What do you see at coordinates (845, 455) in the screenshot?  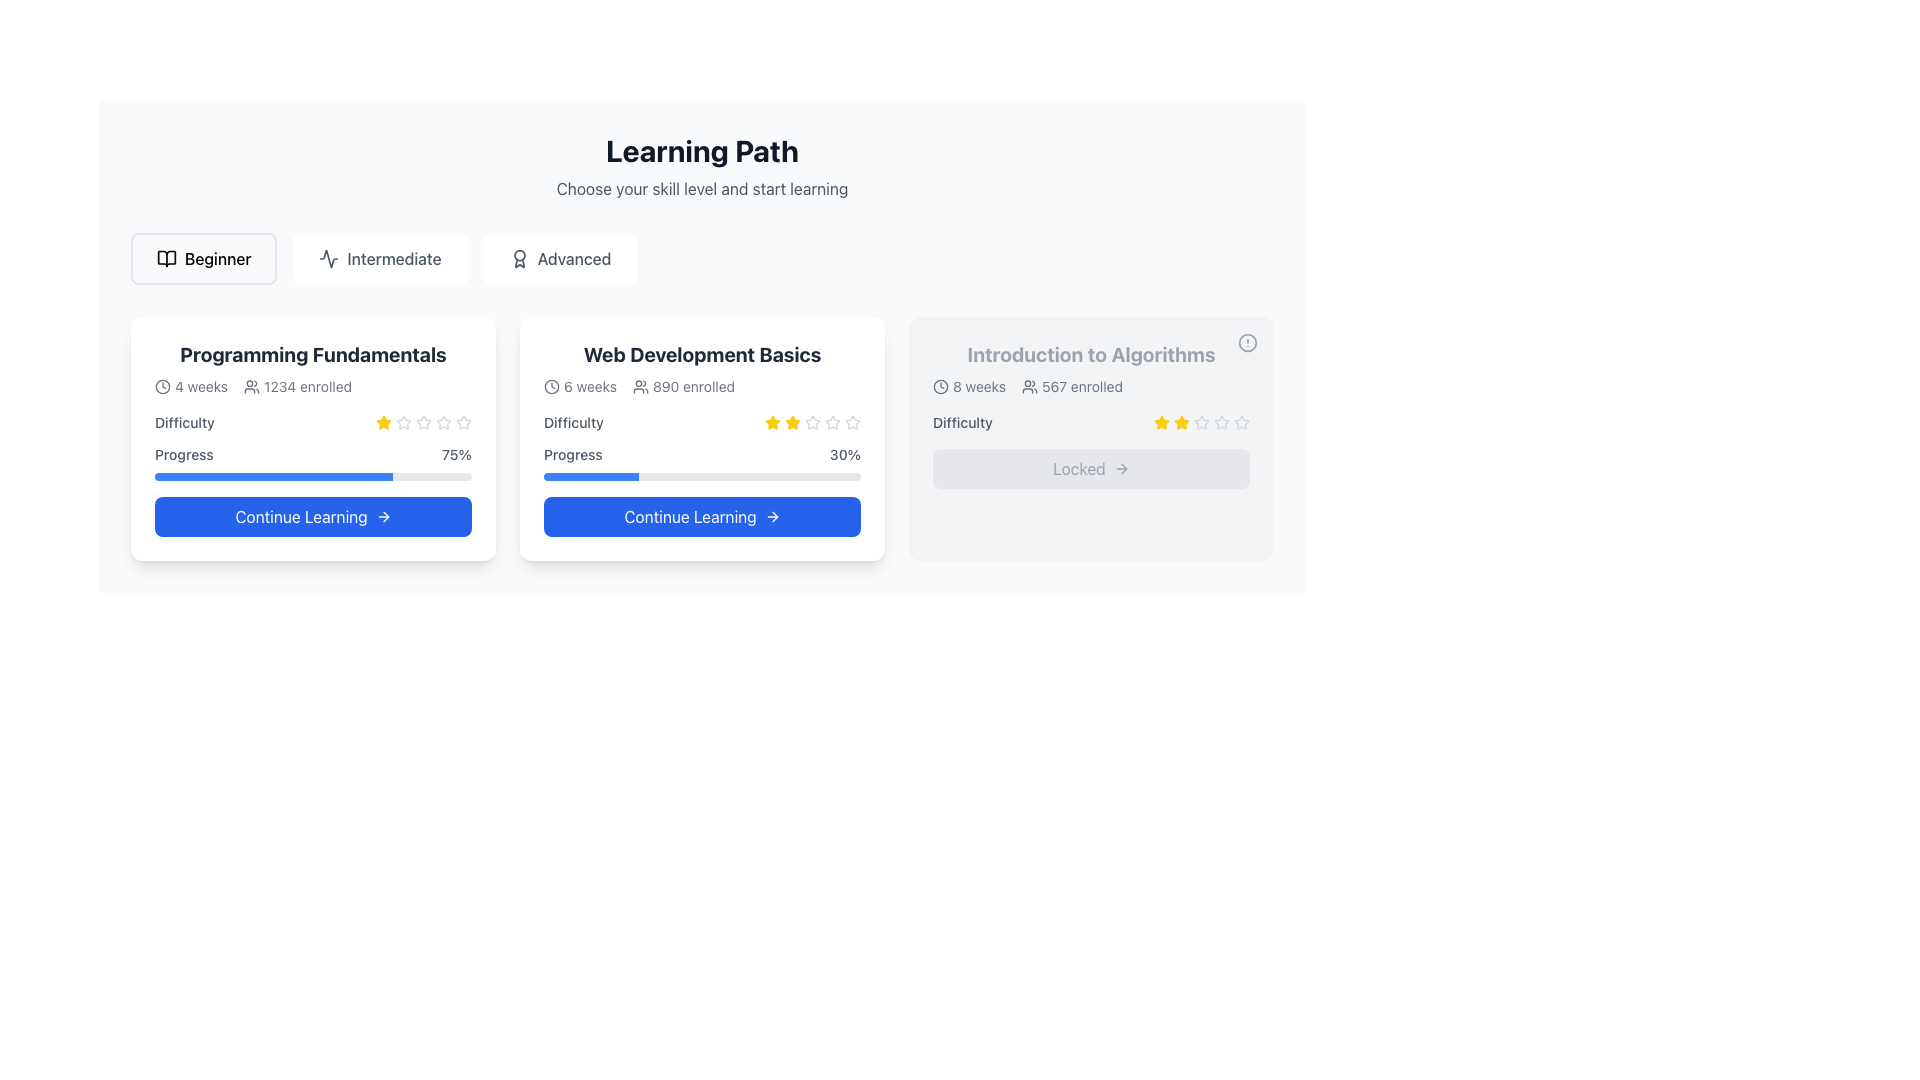 I see `the static text label displaying the progress percentage for the 'Web Development Basics' course located in the top right corner of the progress indicator area` at bounding box center [845, 455].